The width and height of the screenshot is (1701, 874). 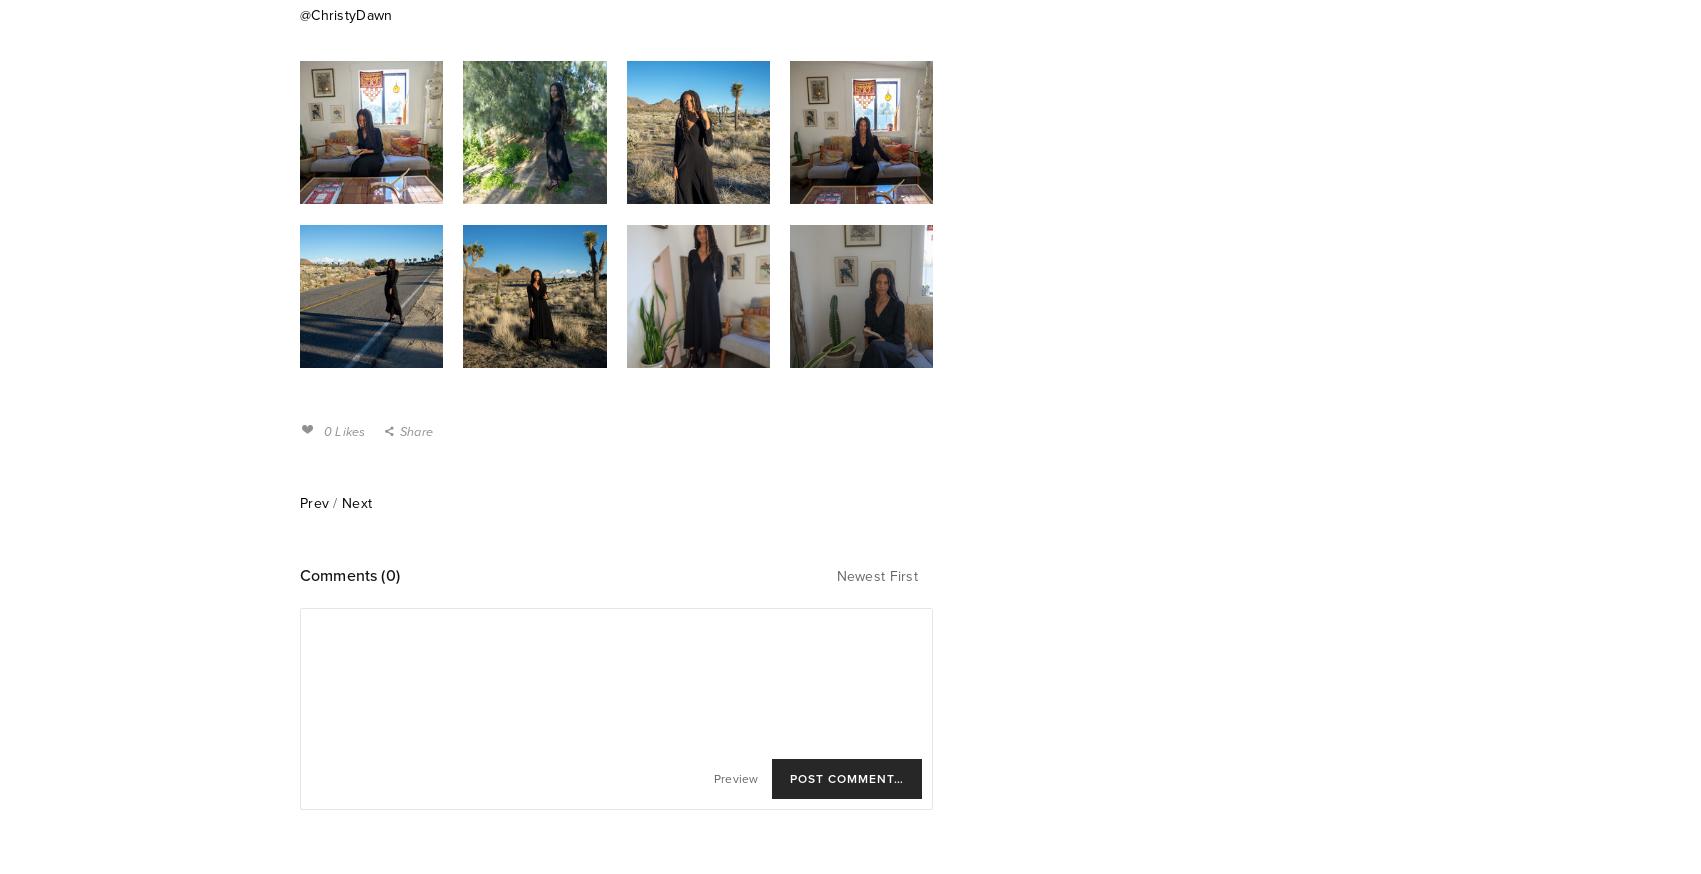 I want to click on '0 Likes', so click(x=343, y=430).